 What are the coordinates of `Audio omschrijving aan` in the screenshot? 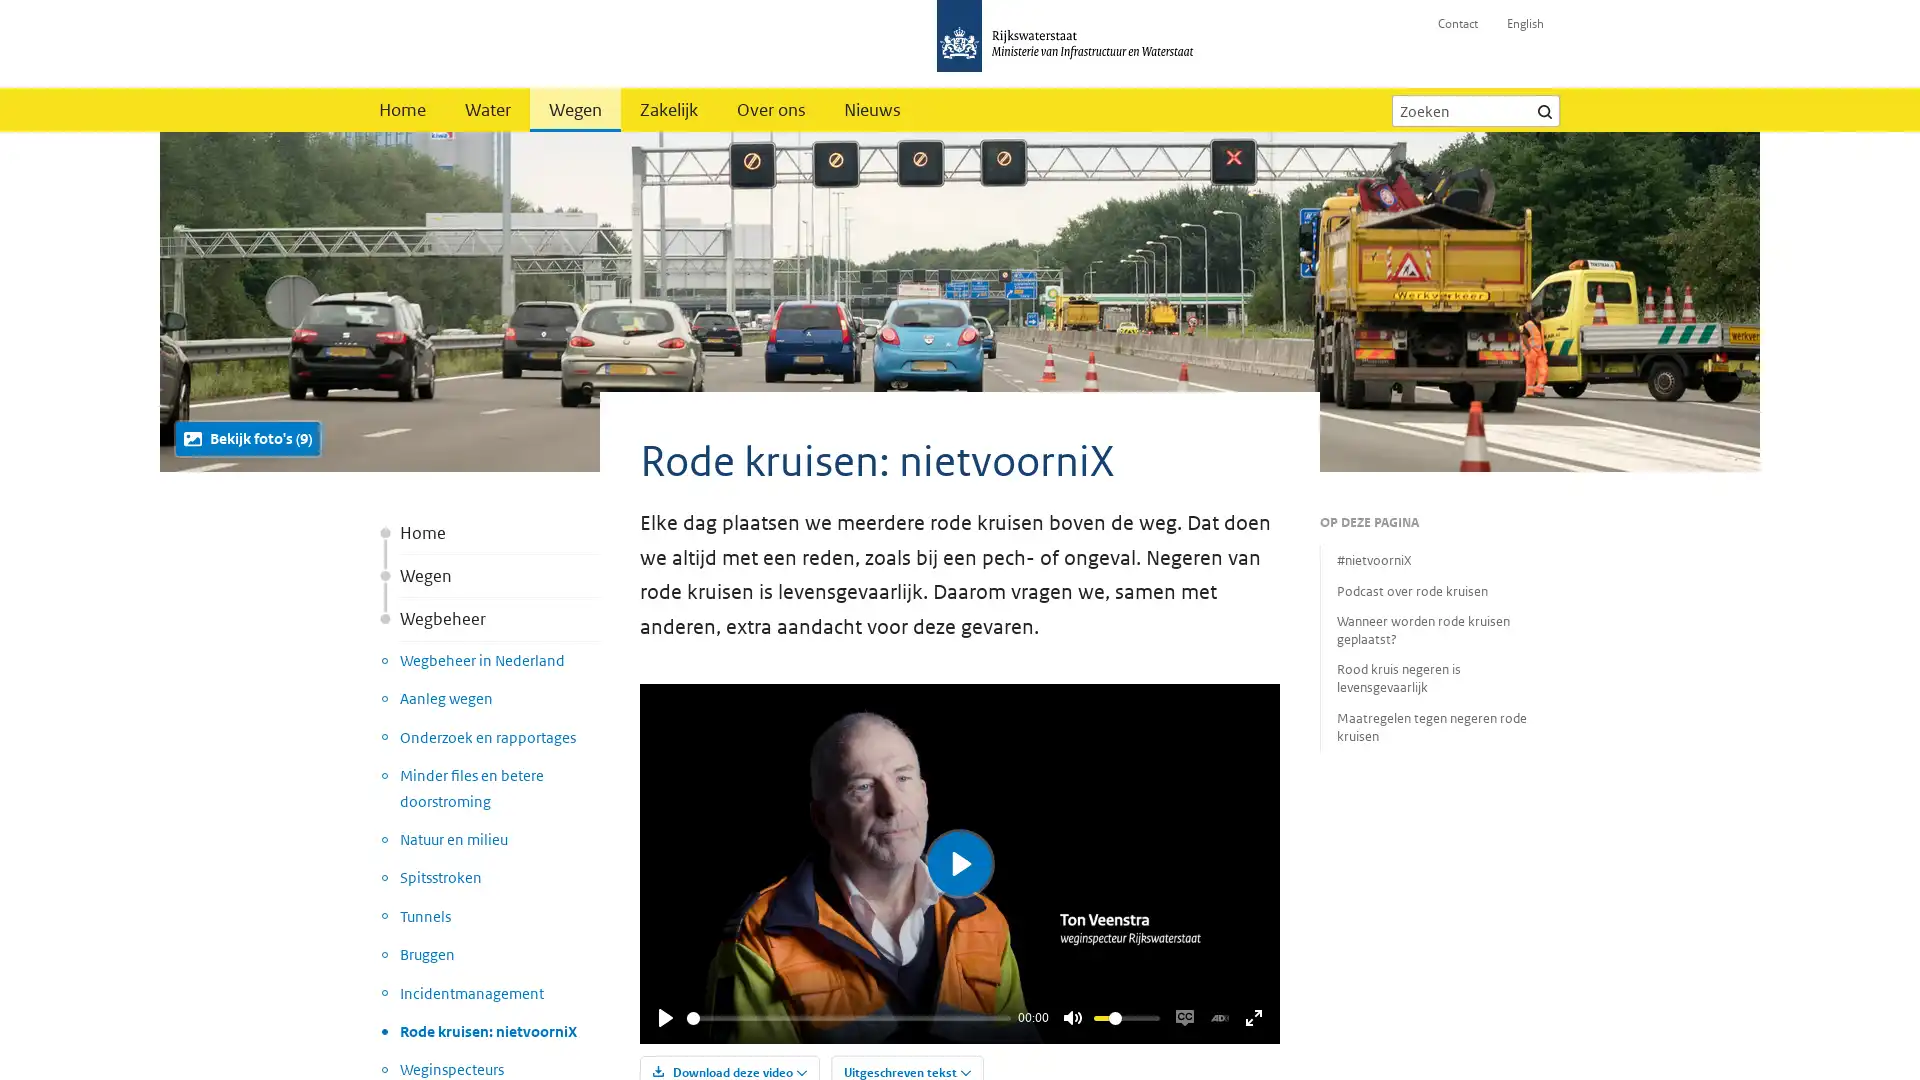 It's located at (1218, 1018).